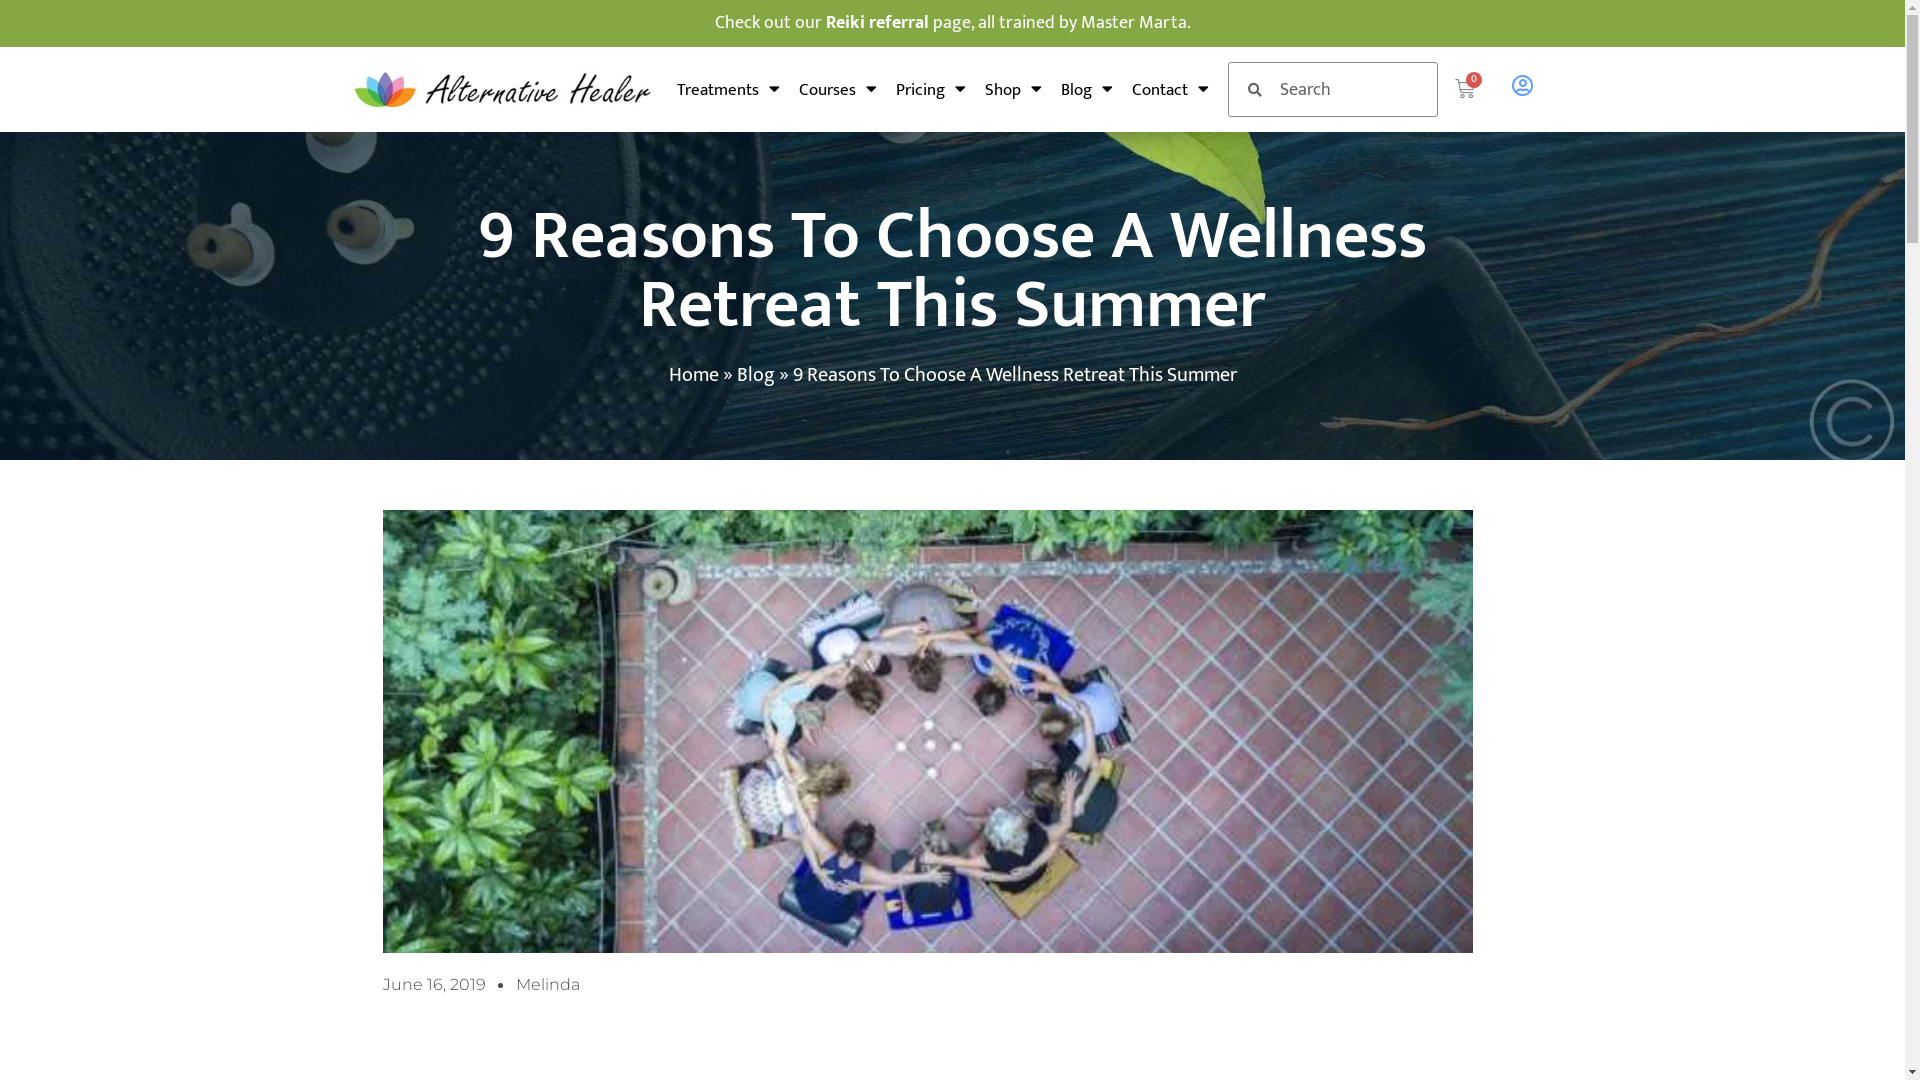 The width and height of the screenshot is (1920, 1080). I want to click on 'Contact', so click(1170, 87).